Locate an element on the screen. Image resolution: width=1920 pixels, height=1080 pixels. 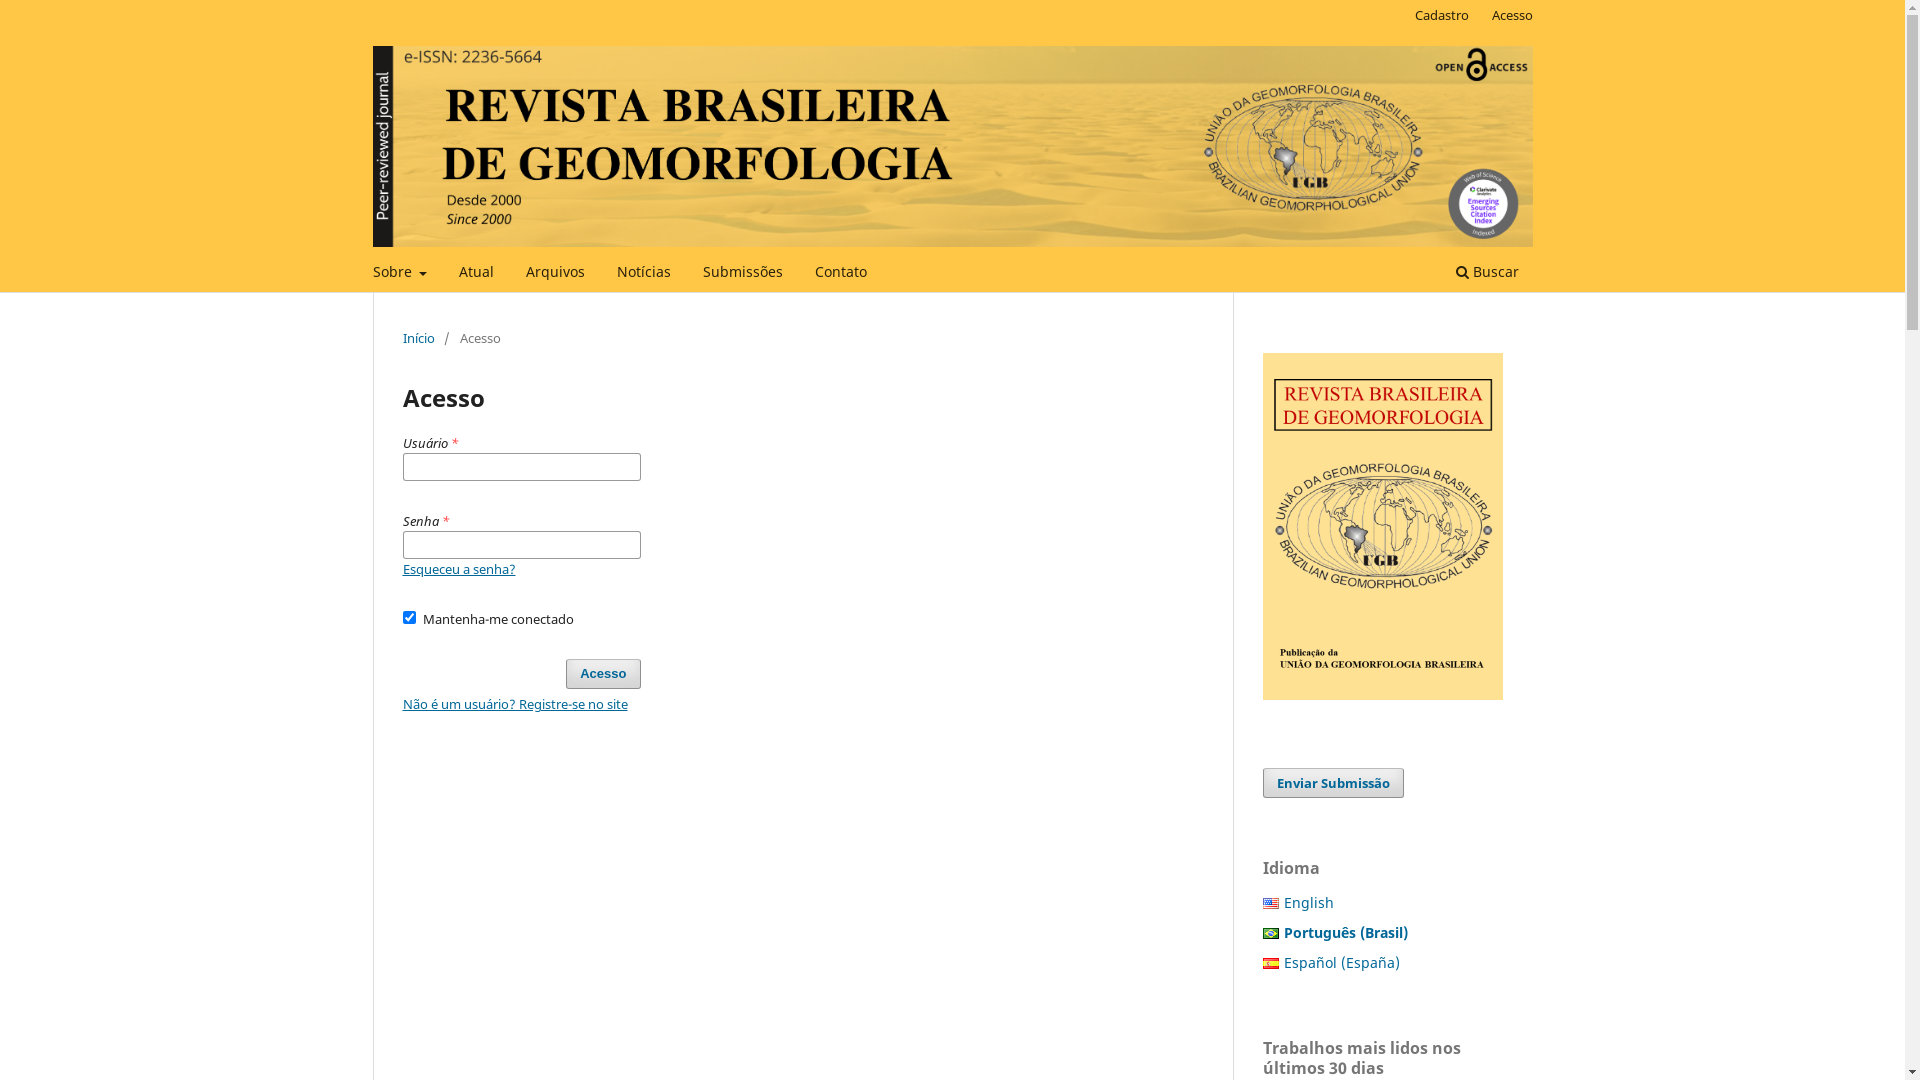
'Buscar' is located at coordinates (1486, 274).